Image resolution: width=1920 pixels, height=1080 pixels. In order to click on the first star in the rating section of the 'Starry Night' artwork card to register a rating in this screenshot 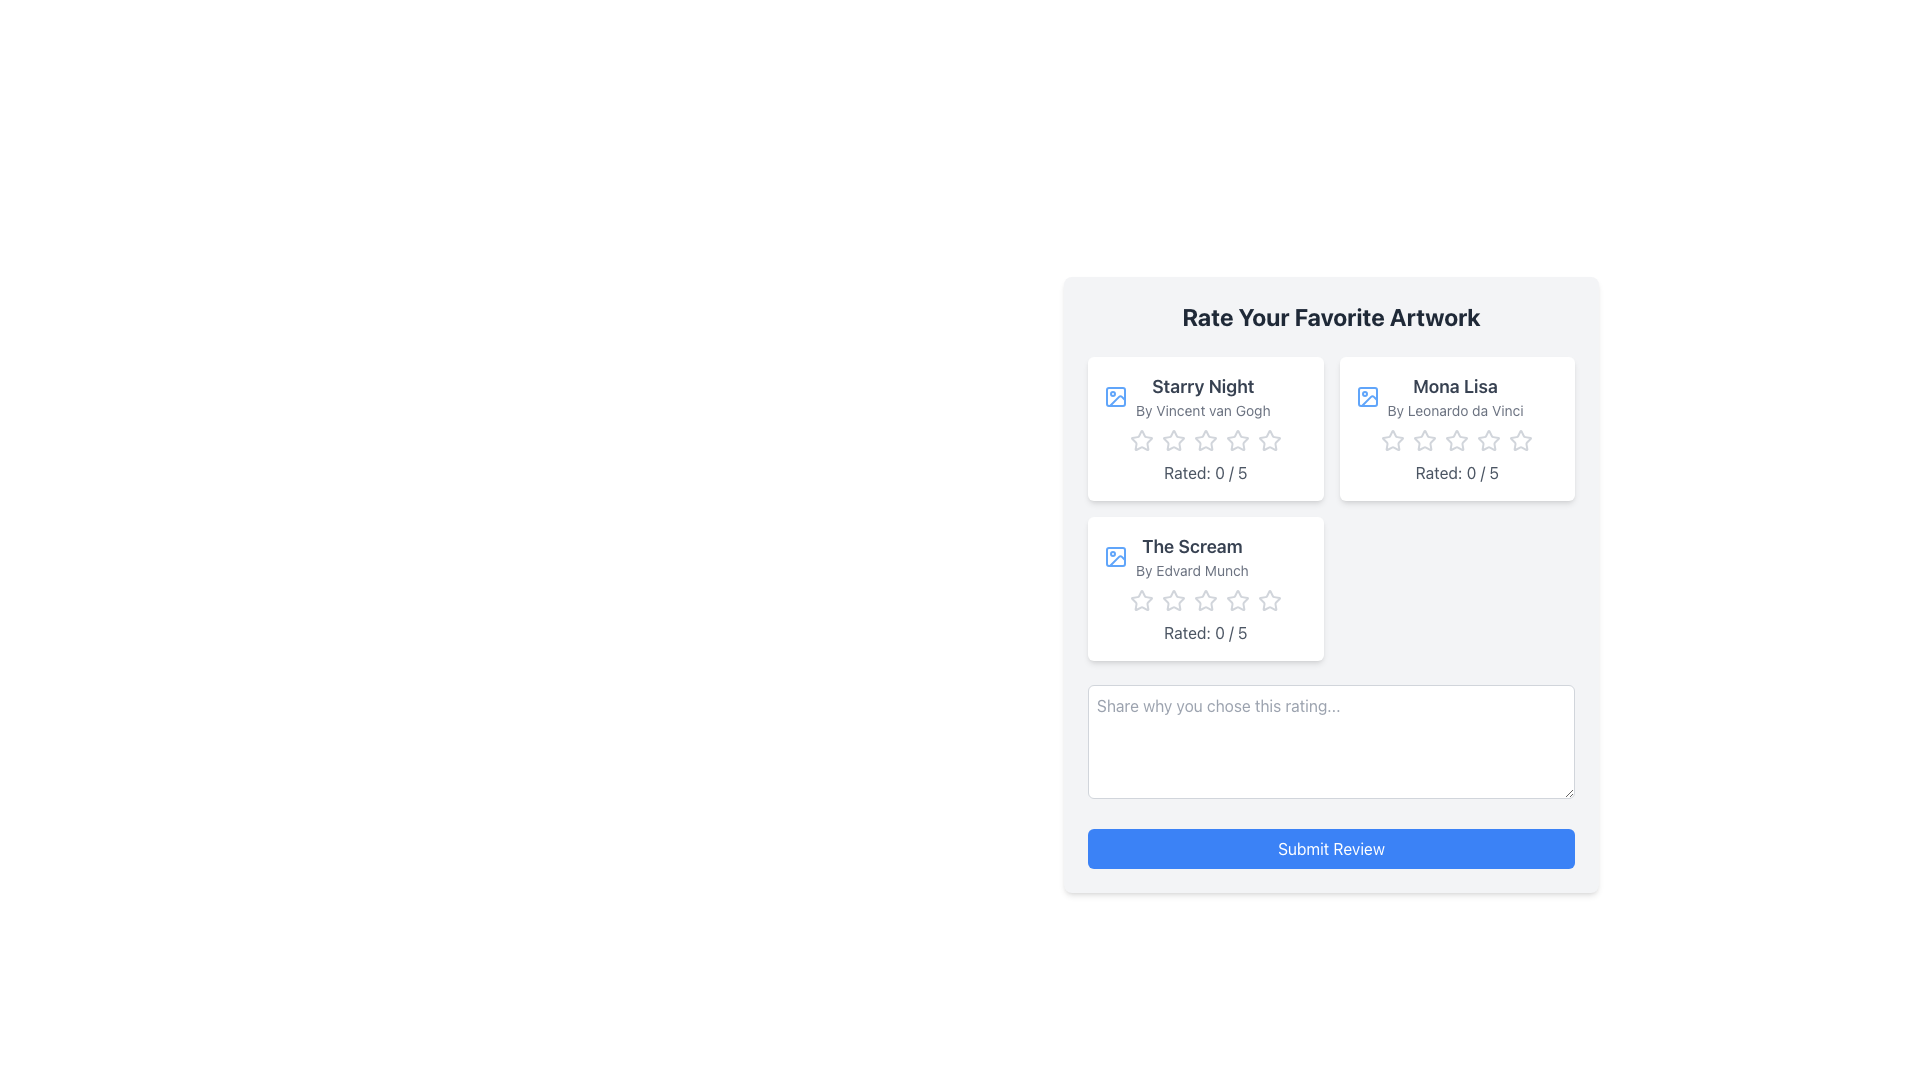, I will do `click(1173, 439)`.